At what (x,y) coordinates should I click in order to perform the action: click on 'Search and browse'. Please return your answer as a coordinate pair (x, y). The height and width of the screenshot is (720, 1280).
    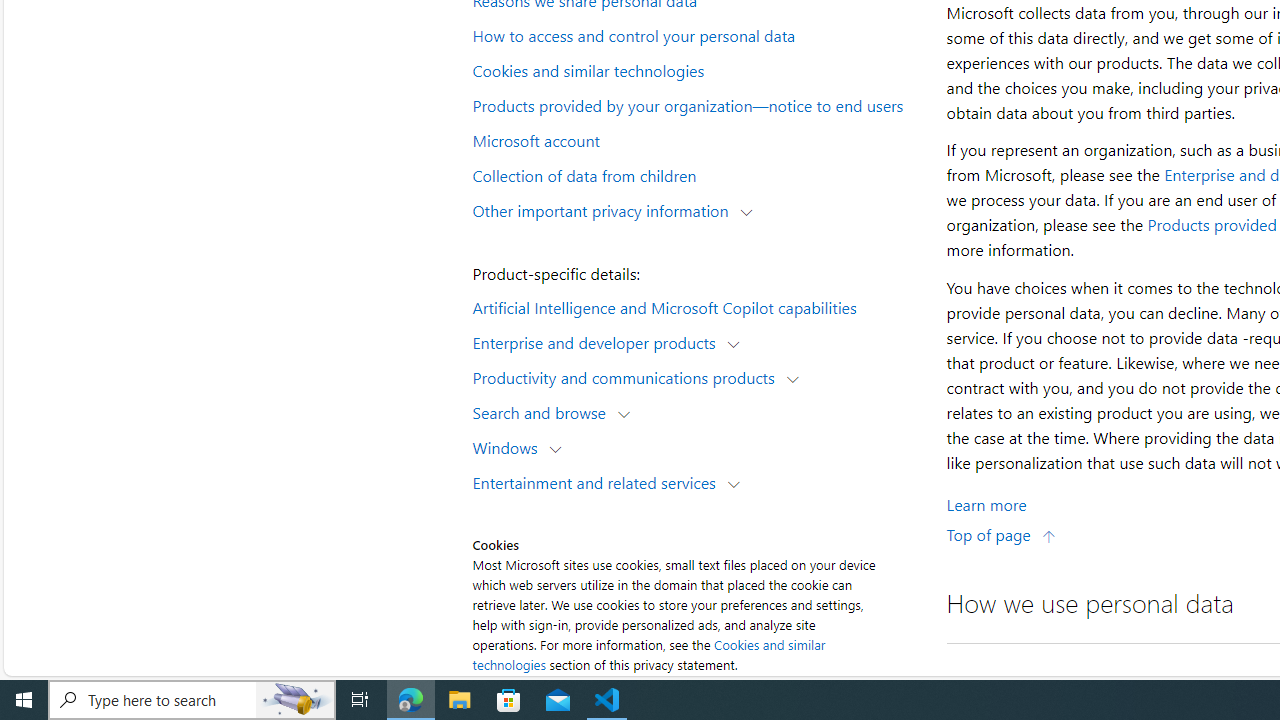
    Looking at the image, I should click on (544, 411).